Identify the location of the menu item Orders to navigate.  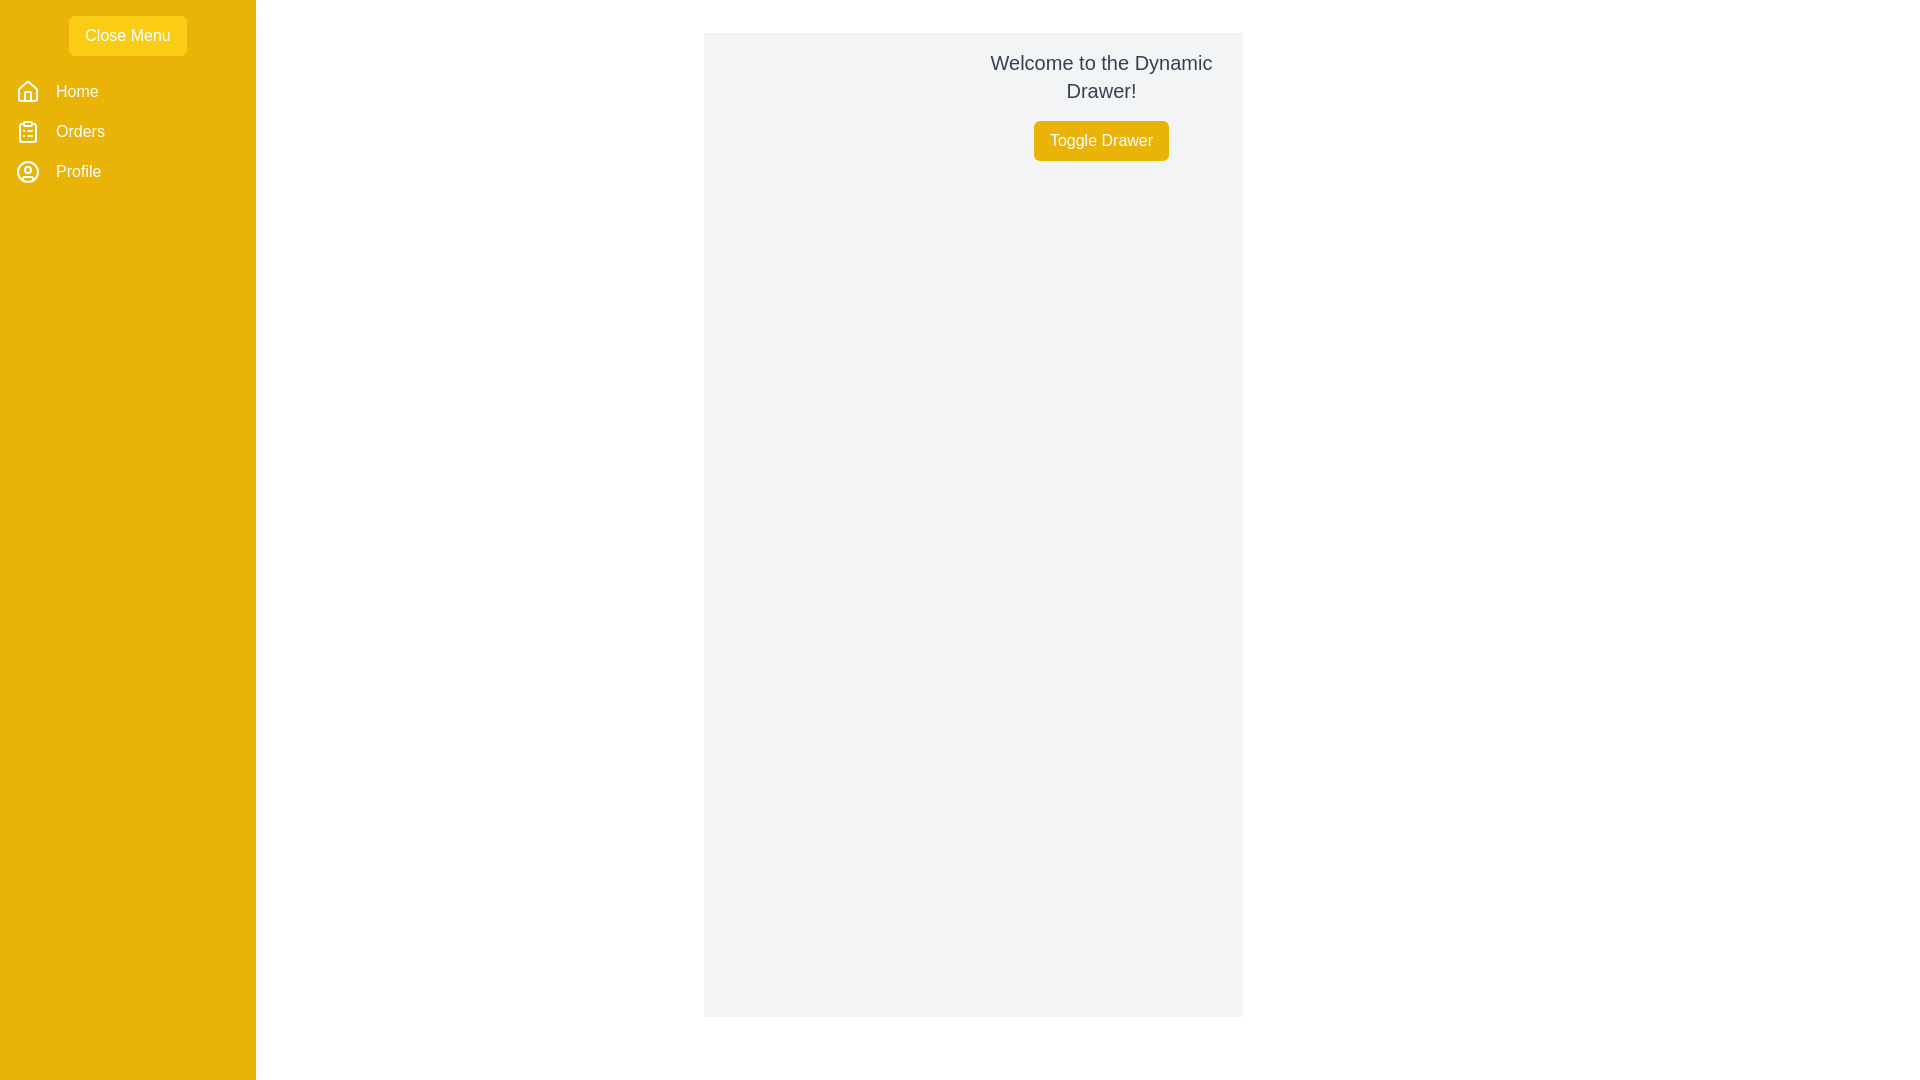
(80, 131).